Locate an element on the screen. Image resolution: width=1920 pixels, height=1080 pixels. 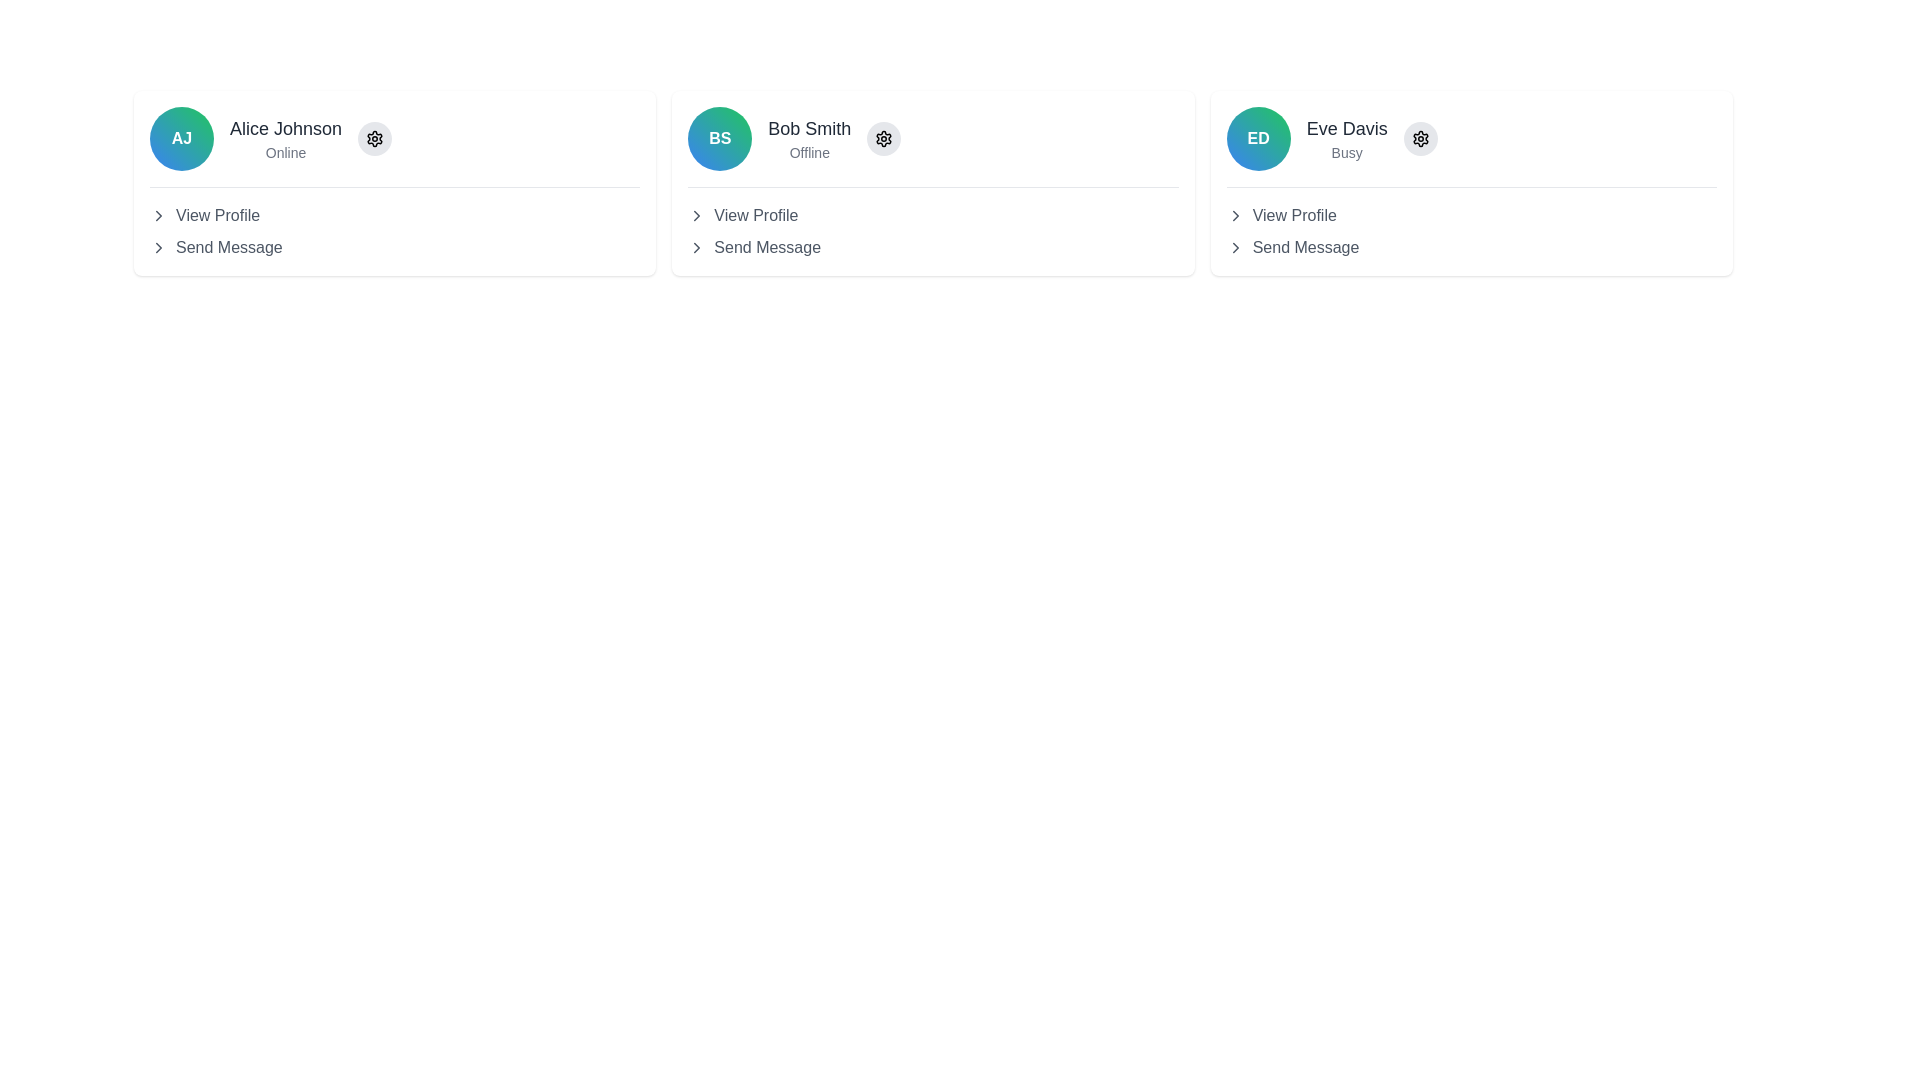
the 'chevron-right' icon located to the left of the text 'View Profile' in the profile card section for user Alice Johnson is located at coordinates (157, 216).